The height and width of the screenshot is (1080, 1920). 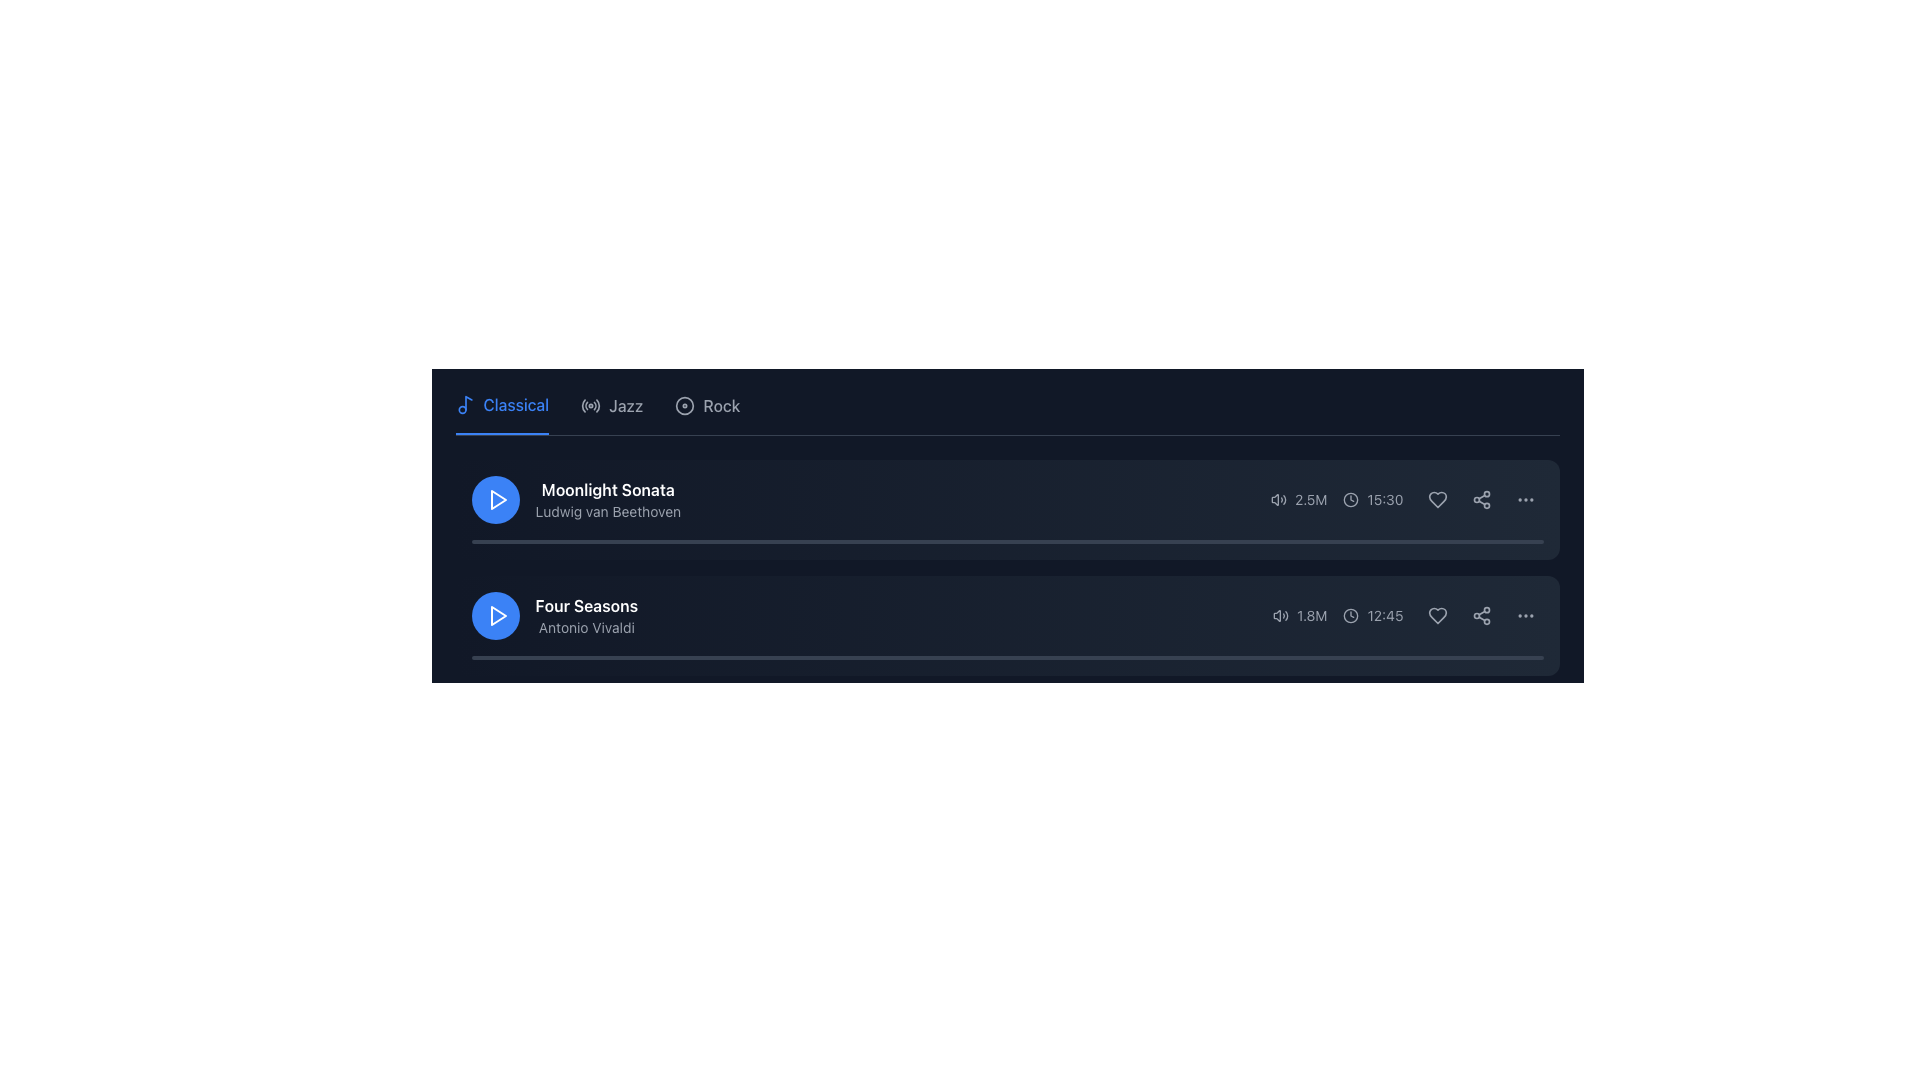 I want to click on the text label displaying 'Four Seasons' and 'Antonio Vivaldi', which is located below 'Moonlight Sonata' in the list, so click(x=585, y=615).